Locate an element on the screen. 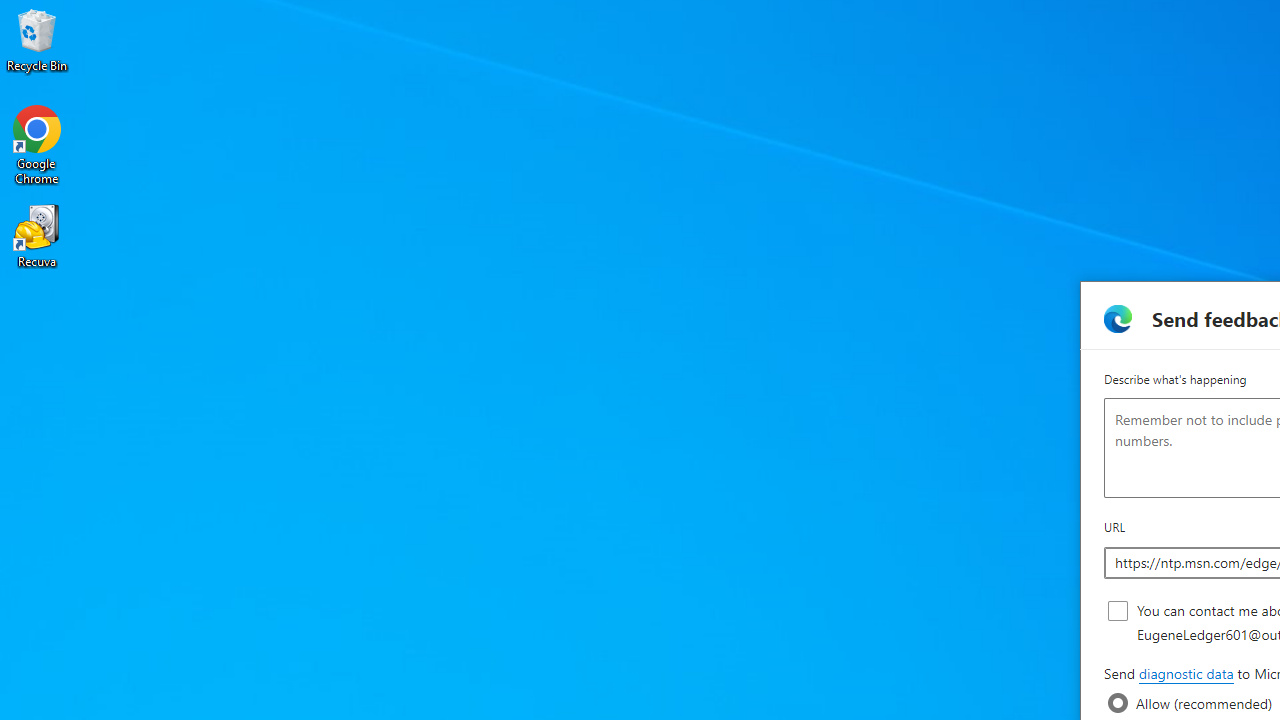 This screenshot has height=720, width=1280. 'Allow (recommended)' is located at coordinates (1117, 702).